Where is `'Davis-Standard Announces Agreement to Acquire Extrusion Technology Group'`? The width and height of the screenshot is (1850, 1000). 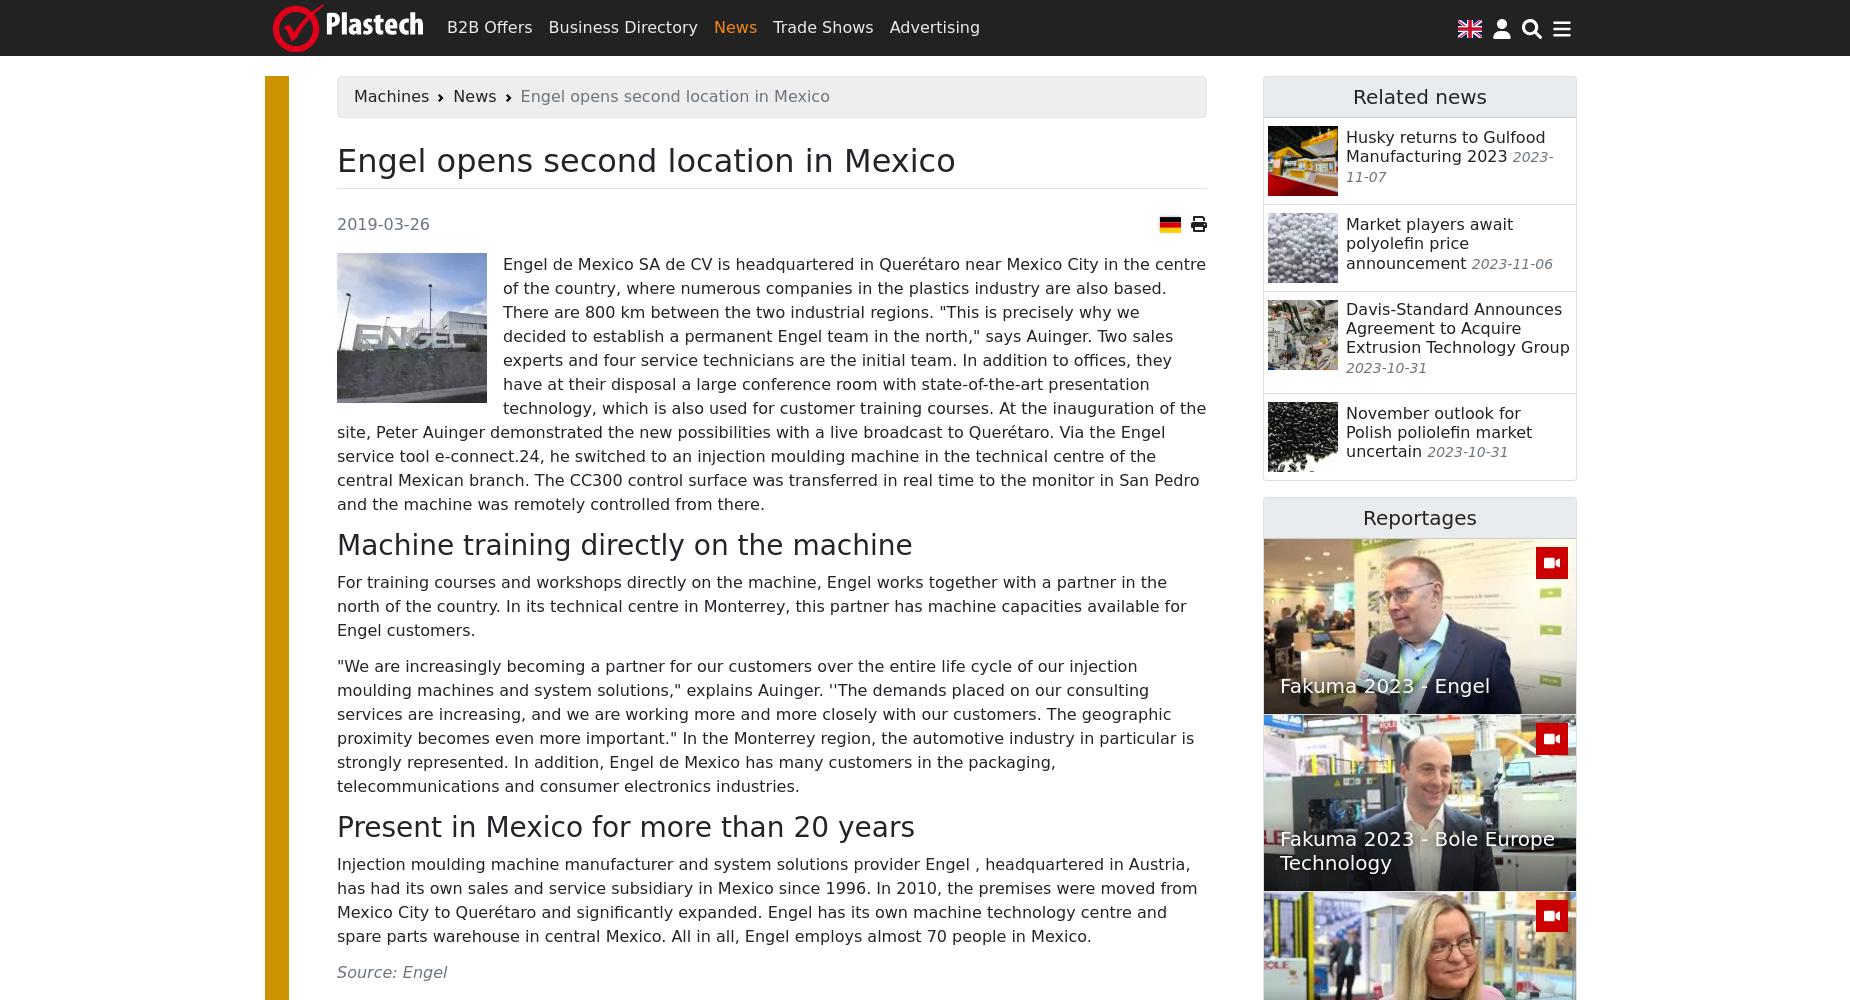 'Davis-Standard Announces Agreement to Acquire Extrusion Technology Group' is located at coordinates (1345, 327).